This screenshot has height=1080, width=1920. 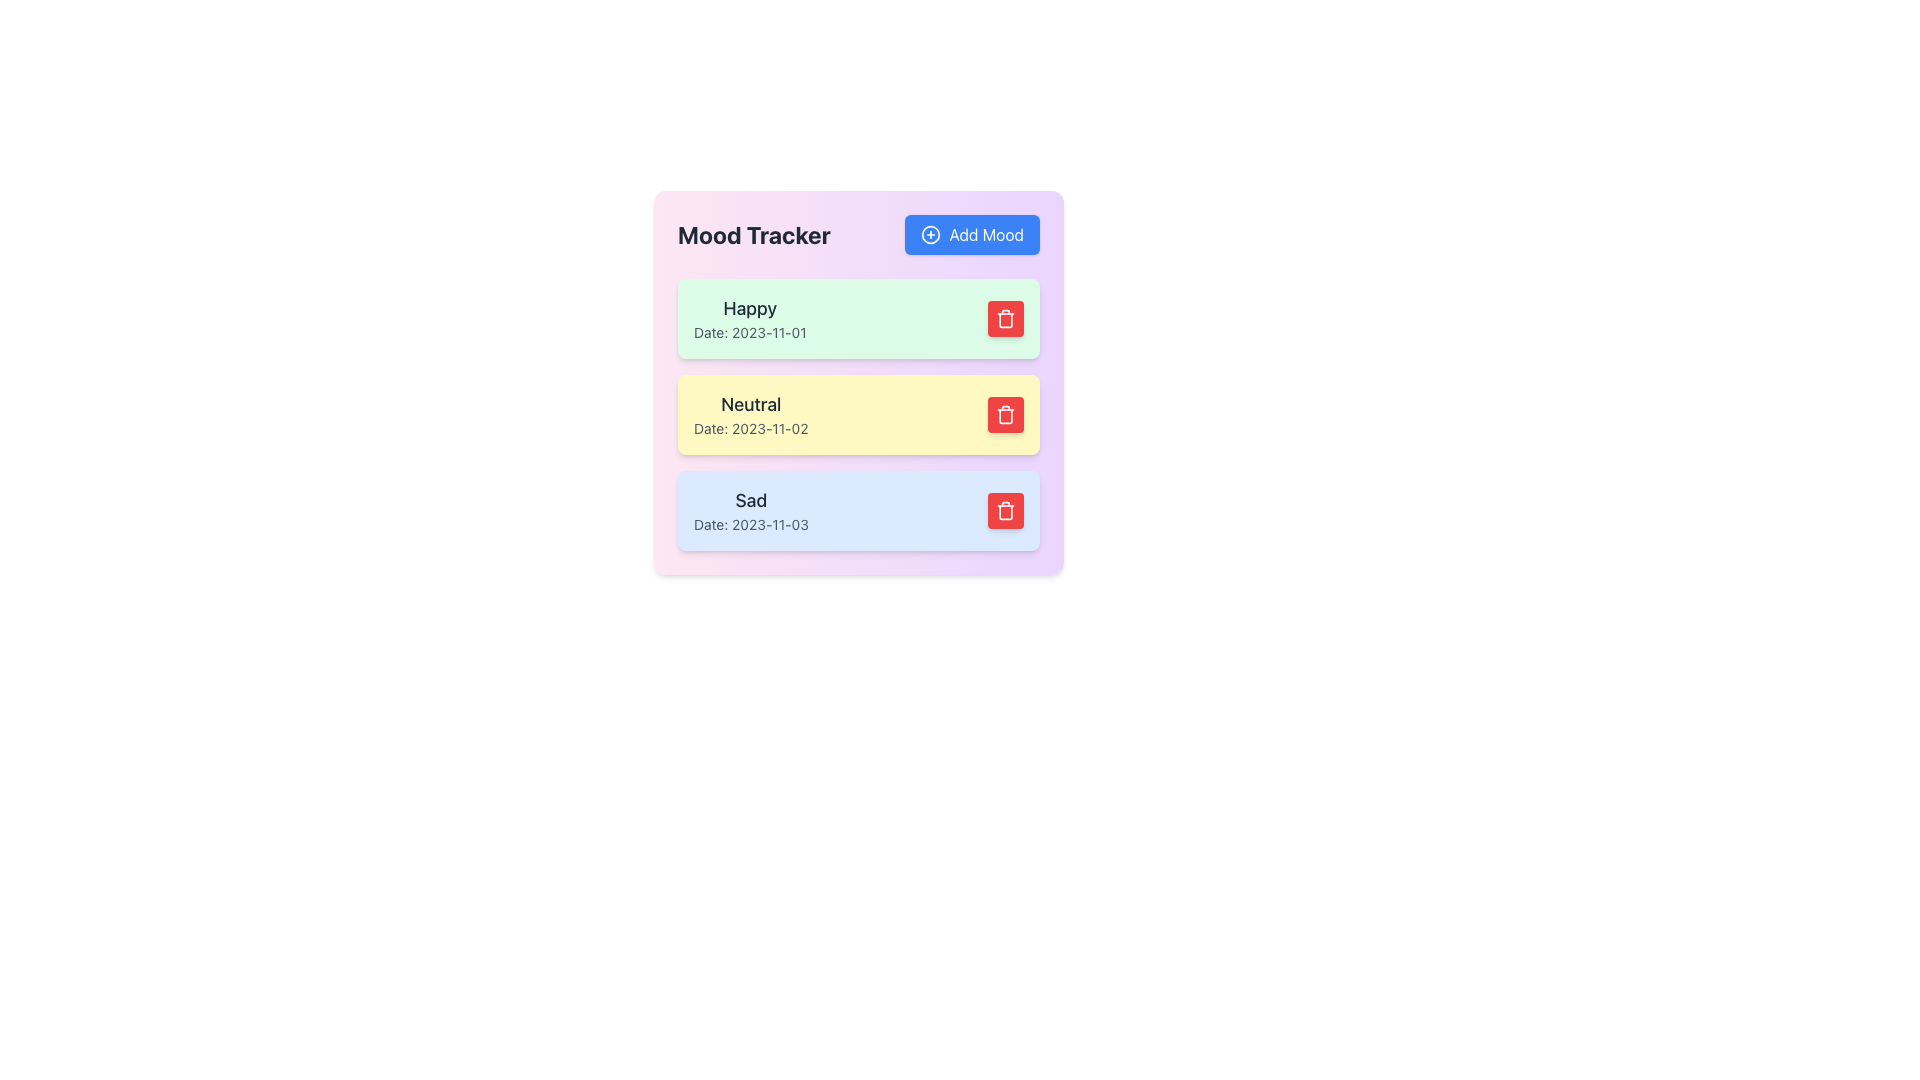 What do you see at coordinates (930, 234) in the screenshot?
I see `the decorative circular background of the 'Add Mood' button located at the top-right corner of the interface` at bounding box center [930, 234].